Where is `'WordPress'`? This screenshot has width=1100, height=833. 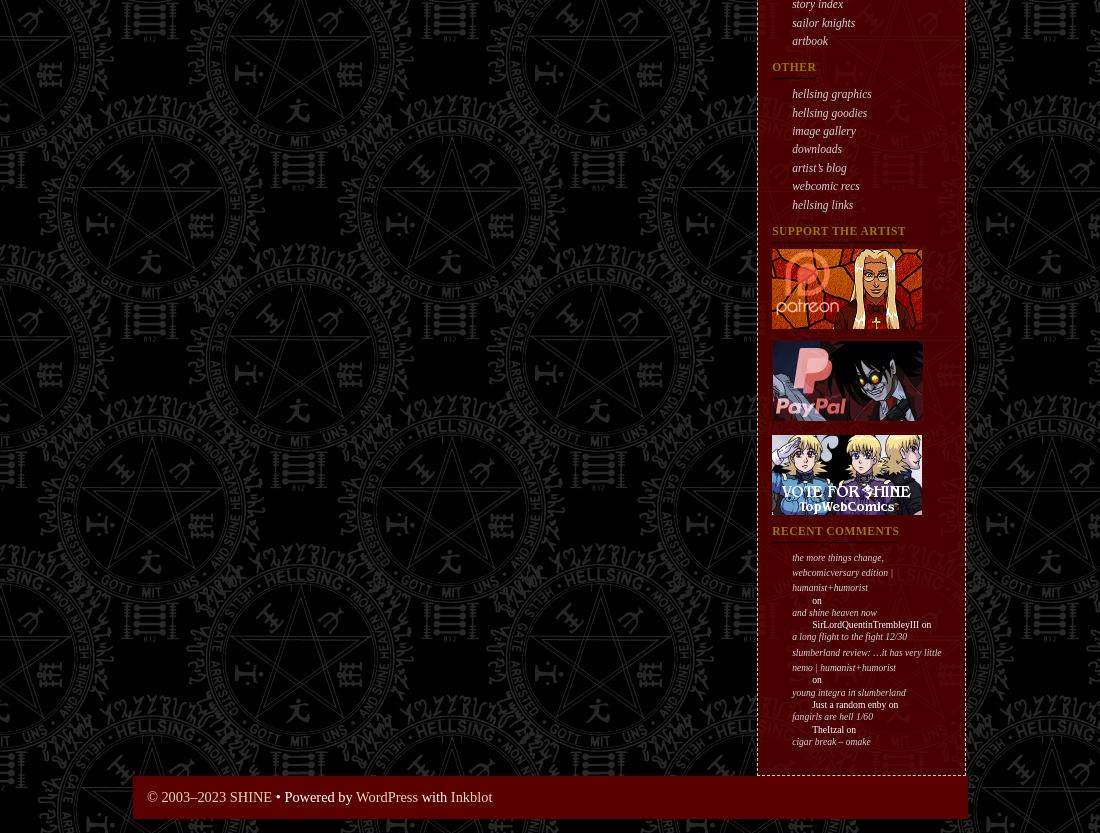
'WordPress' is located at coordinates (355, 796).